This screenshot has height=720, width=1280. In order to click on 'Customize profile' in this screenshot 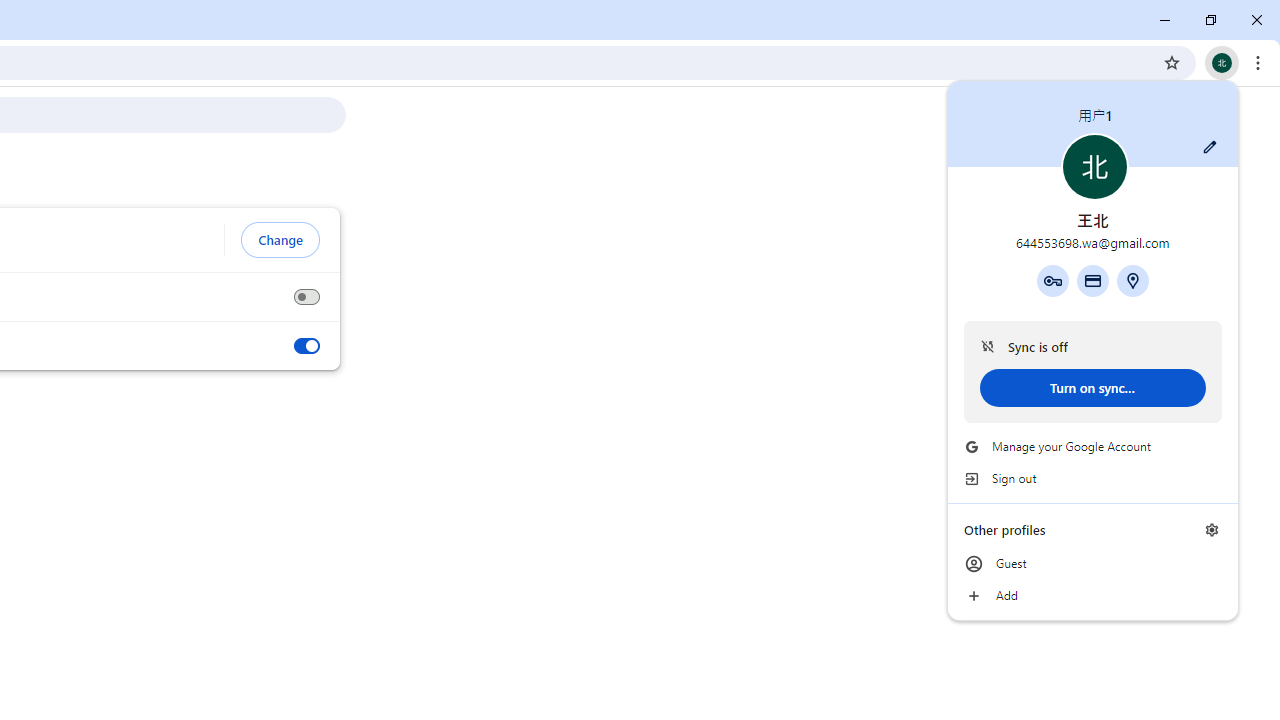, I will do `click(1209, 146)`.